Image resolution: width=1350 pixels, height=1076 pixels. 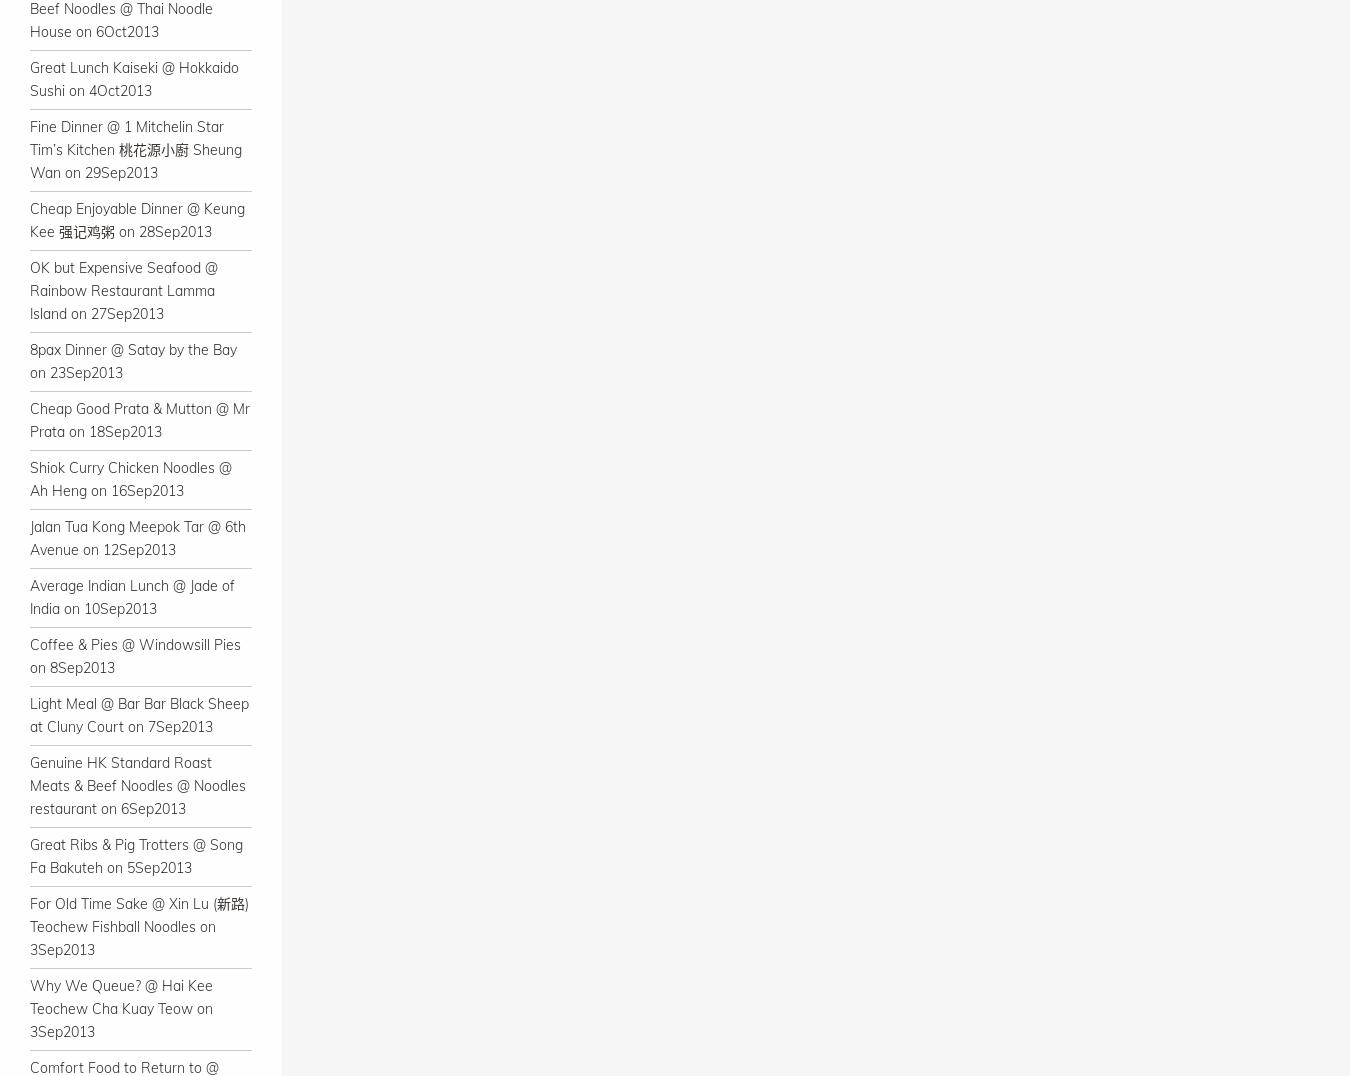 What do you see at coordinates (28, 786) in the screenshot?
I see `'Genuine HK Standard Roast Meats & Beef Noodles @ Noodles restaurant on 6Sep2013'` at bounding box center [28, 786].